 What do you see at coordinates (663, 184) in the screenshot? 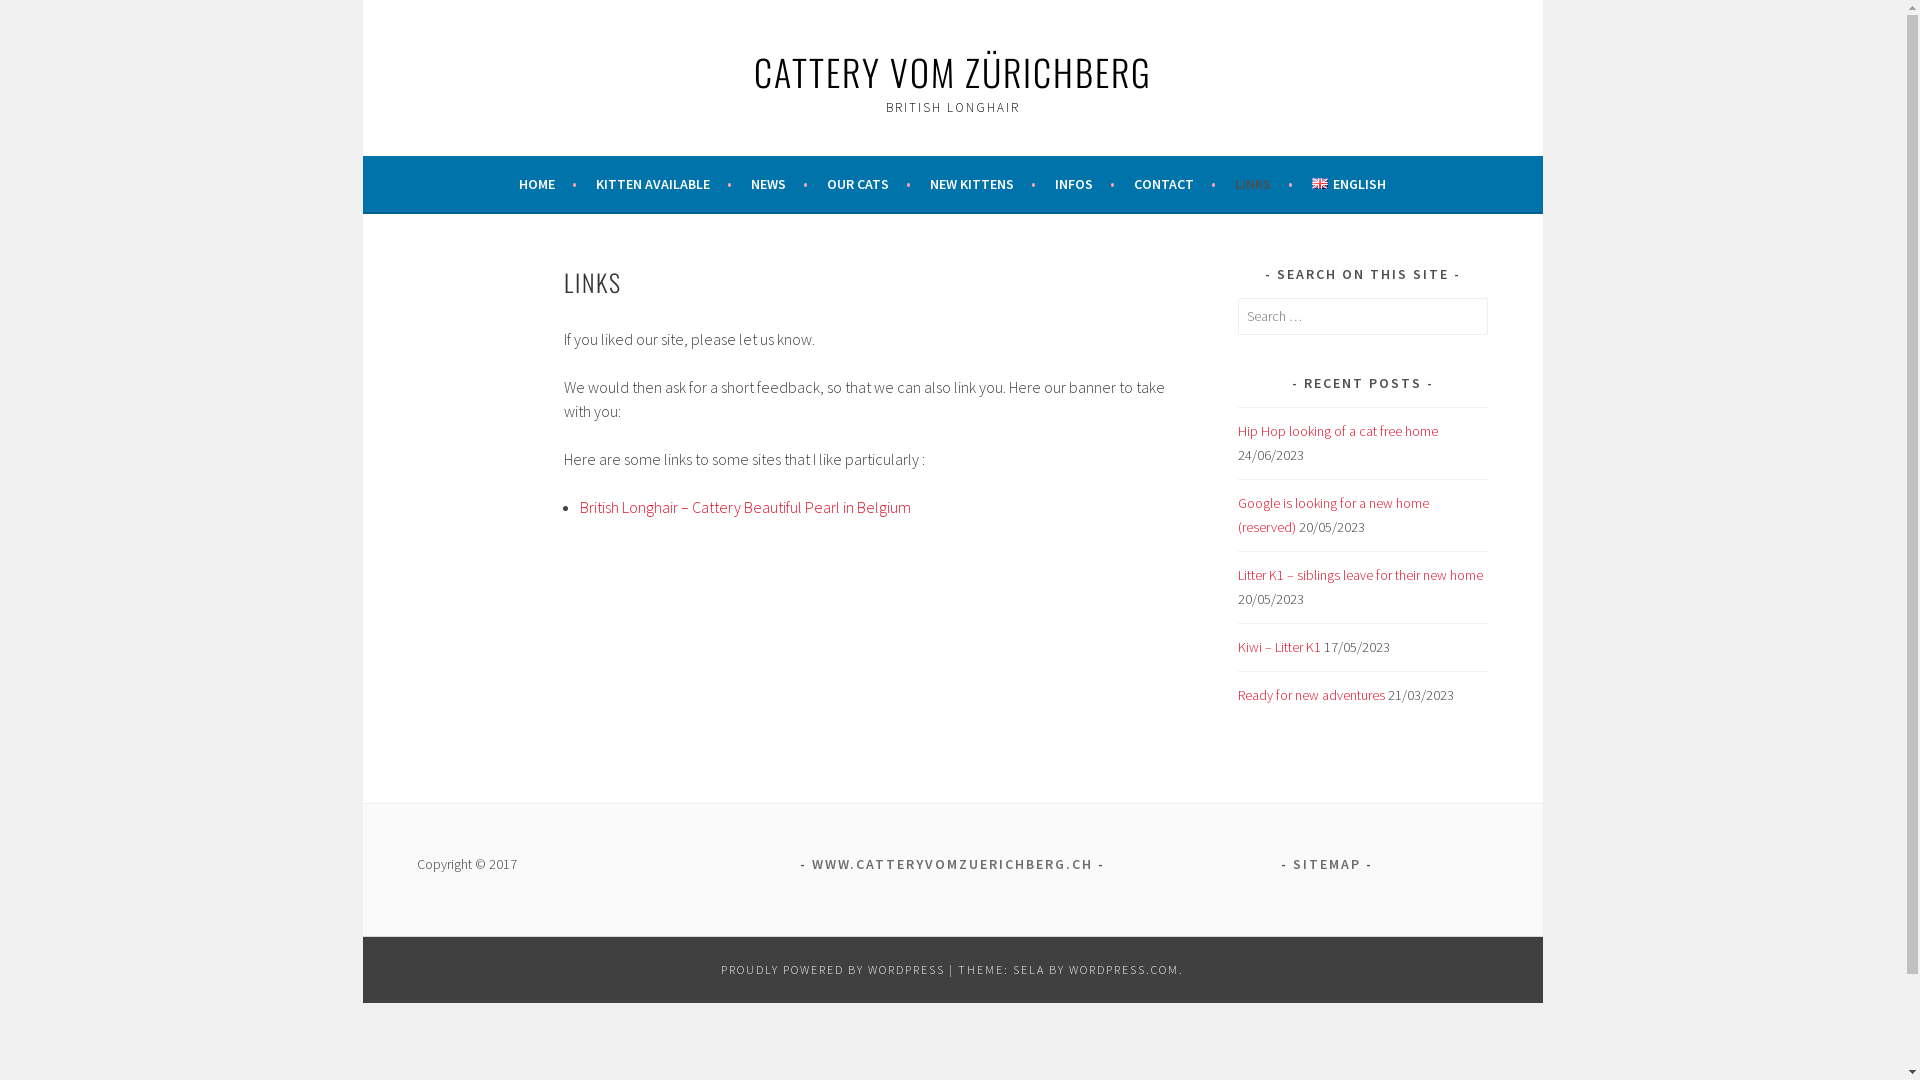
I see `'KITTEN AVAILABLE'` at bounding box center [663, 184].